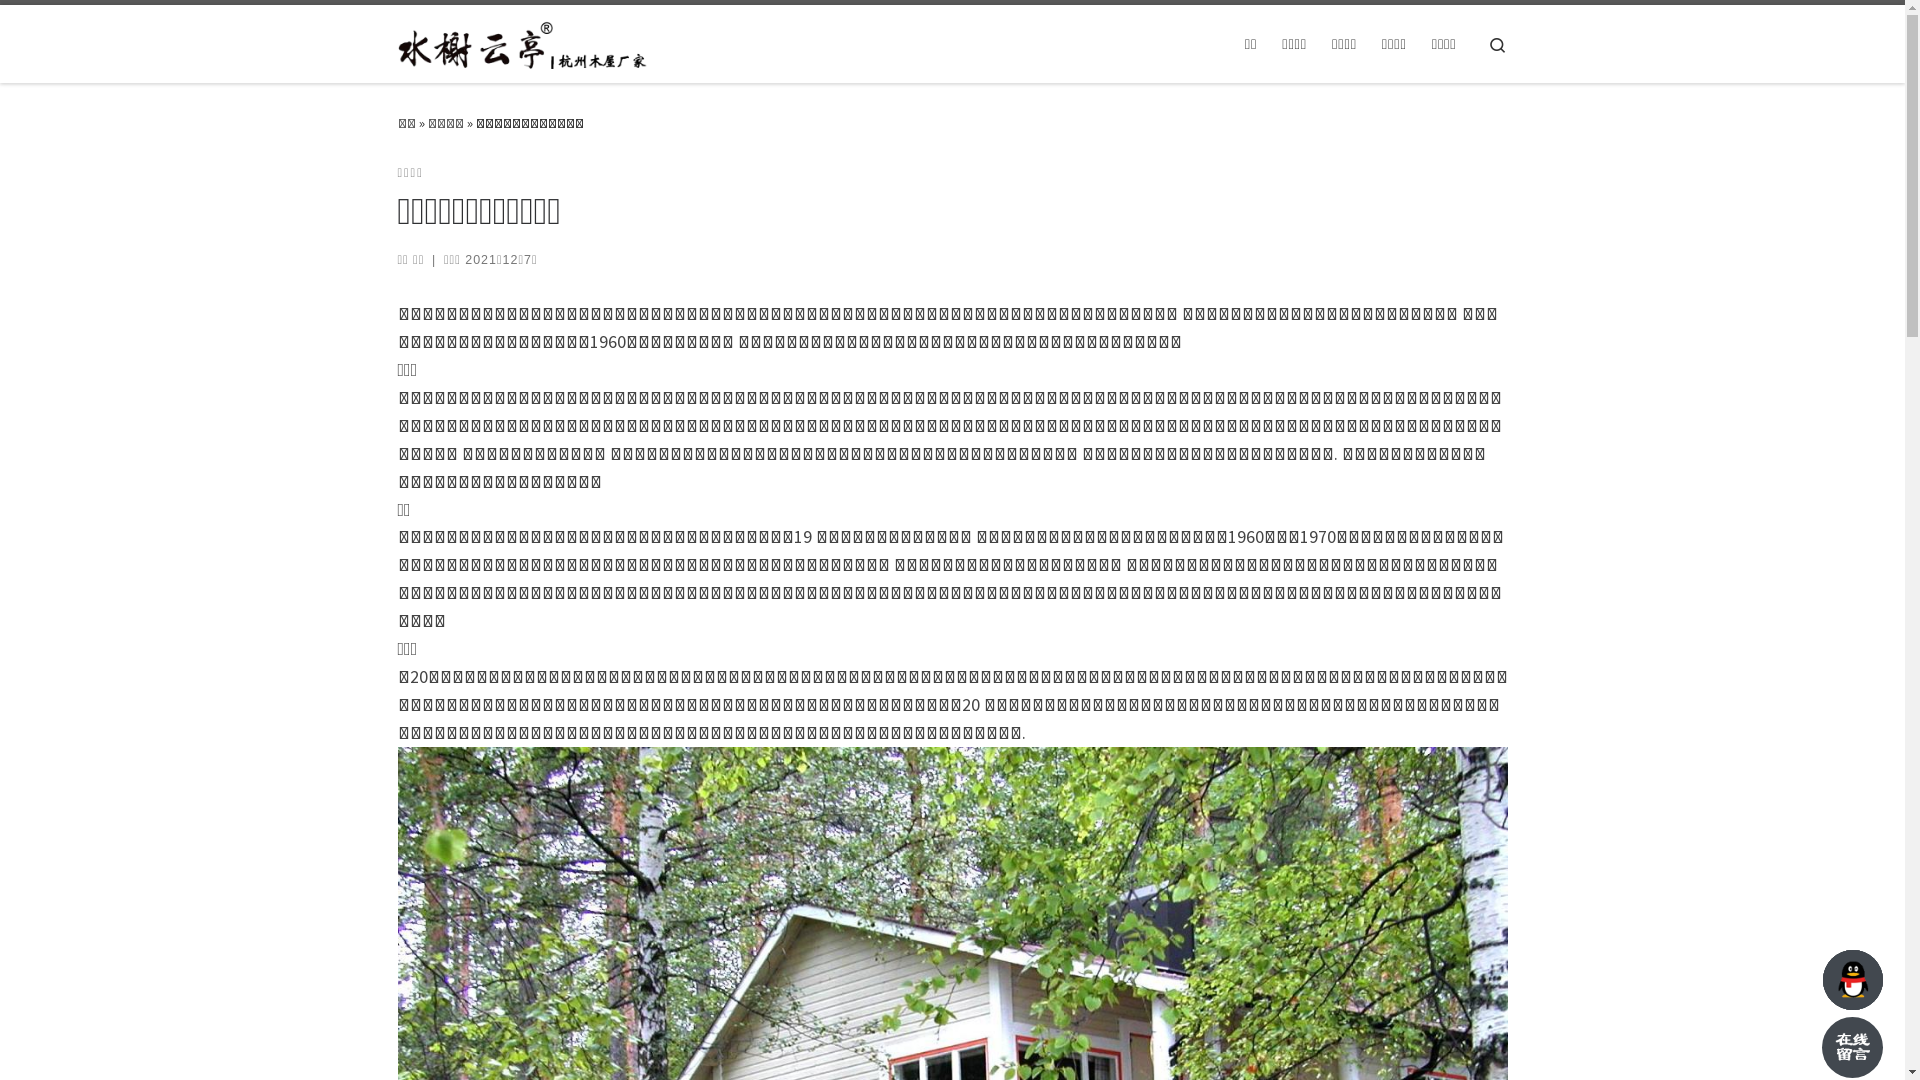  What do you see at coordinates (1497, 44) in the screenshot?
I see `'Search'` at bounding box center [1497, 44].